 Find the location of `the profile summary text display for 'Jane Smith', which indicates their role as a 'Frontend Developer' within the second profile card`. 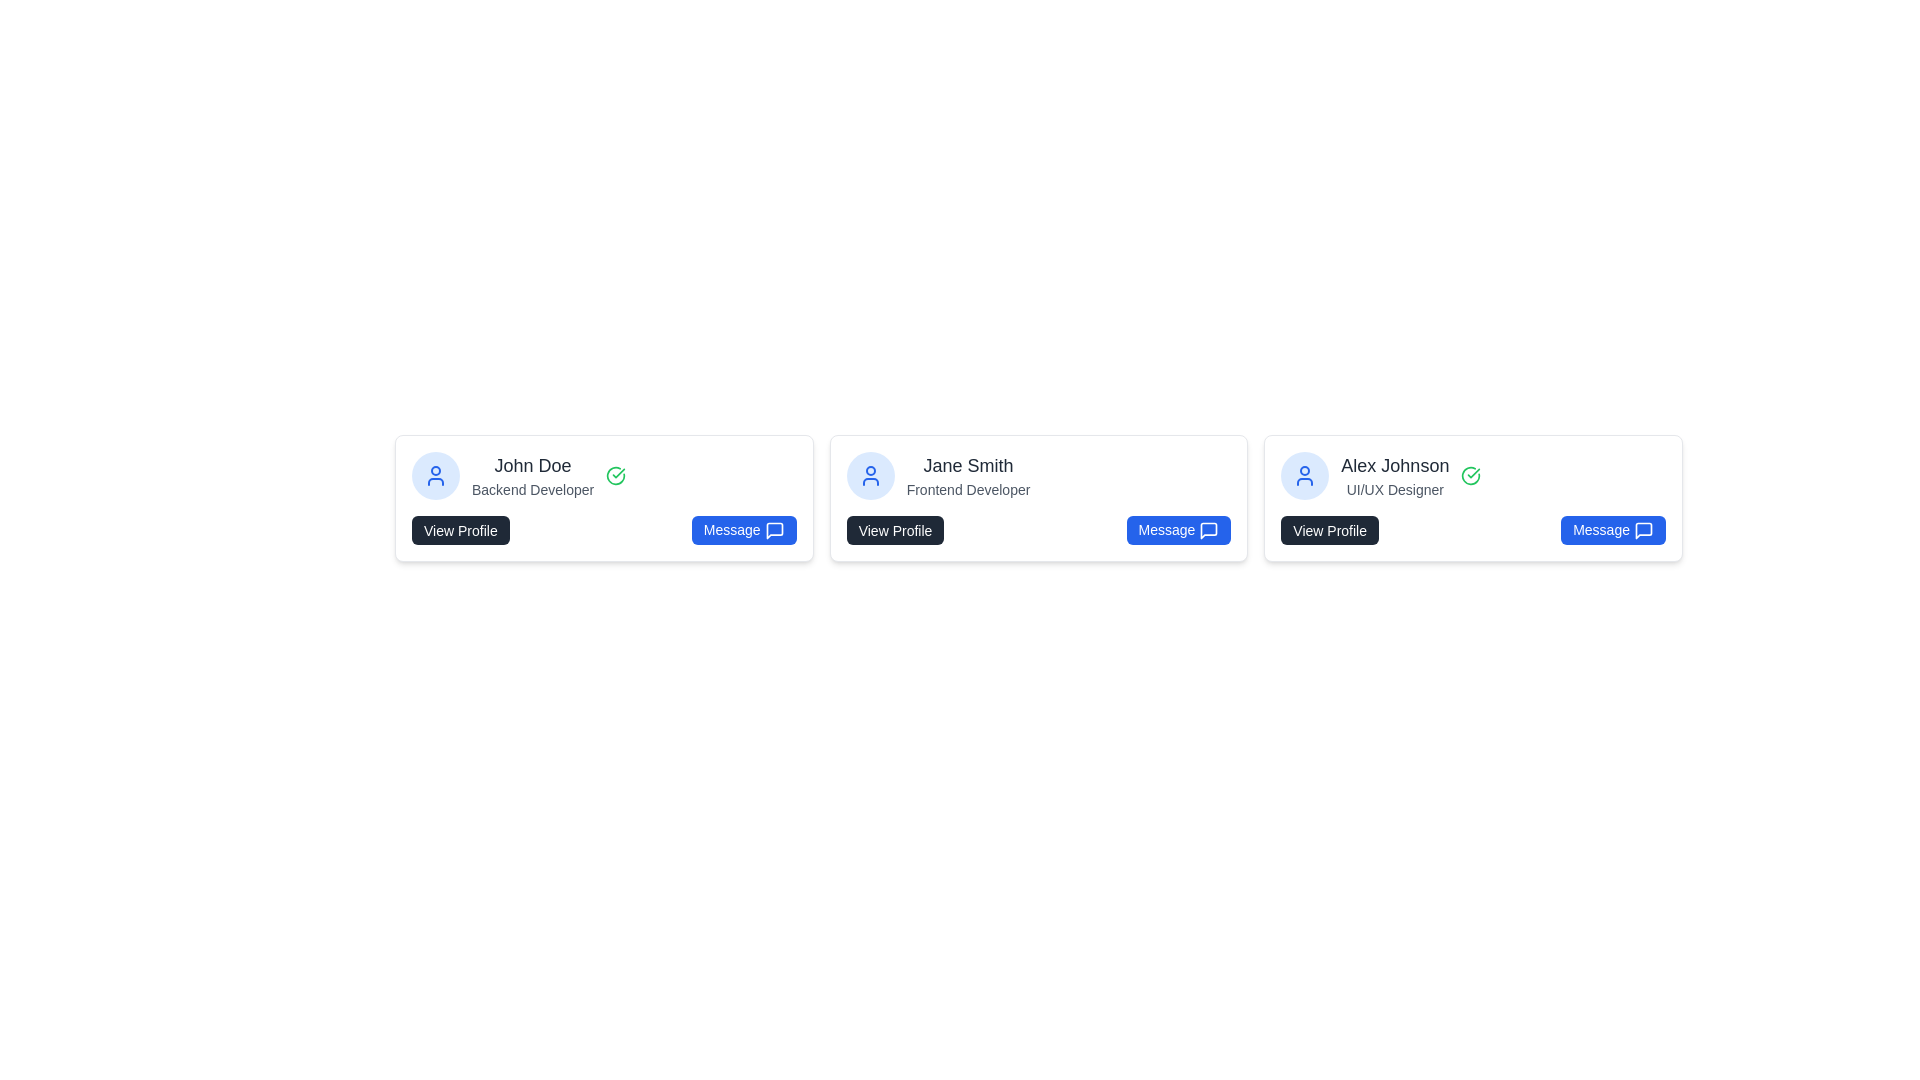

the profile summary text display for 'Jane Smith', which indicates their role as a 'Frontend Developer' within the second profile card is located at coordinates (968, 475).